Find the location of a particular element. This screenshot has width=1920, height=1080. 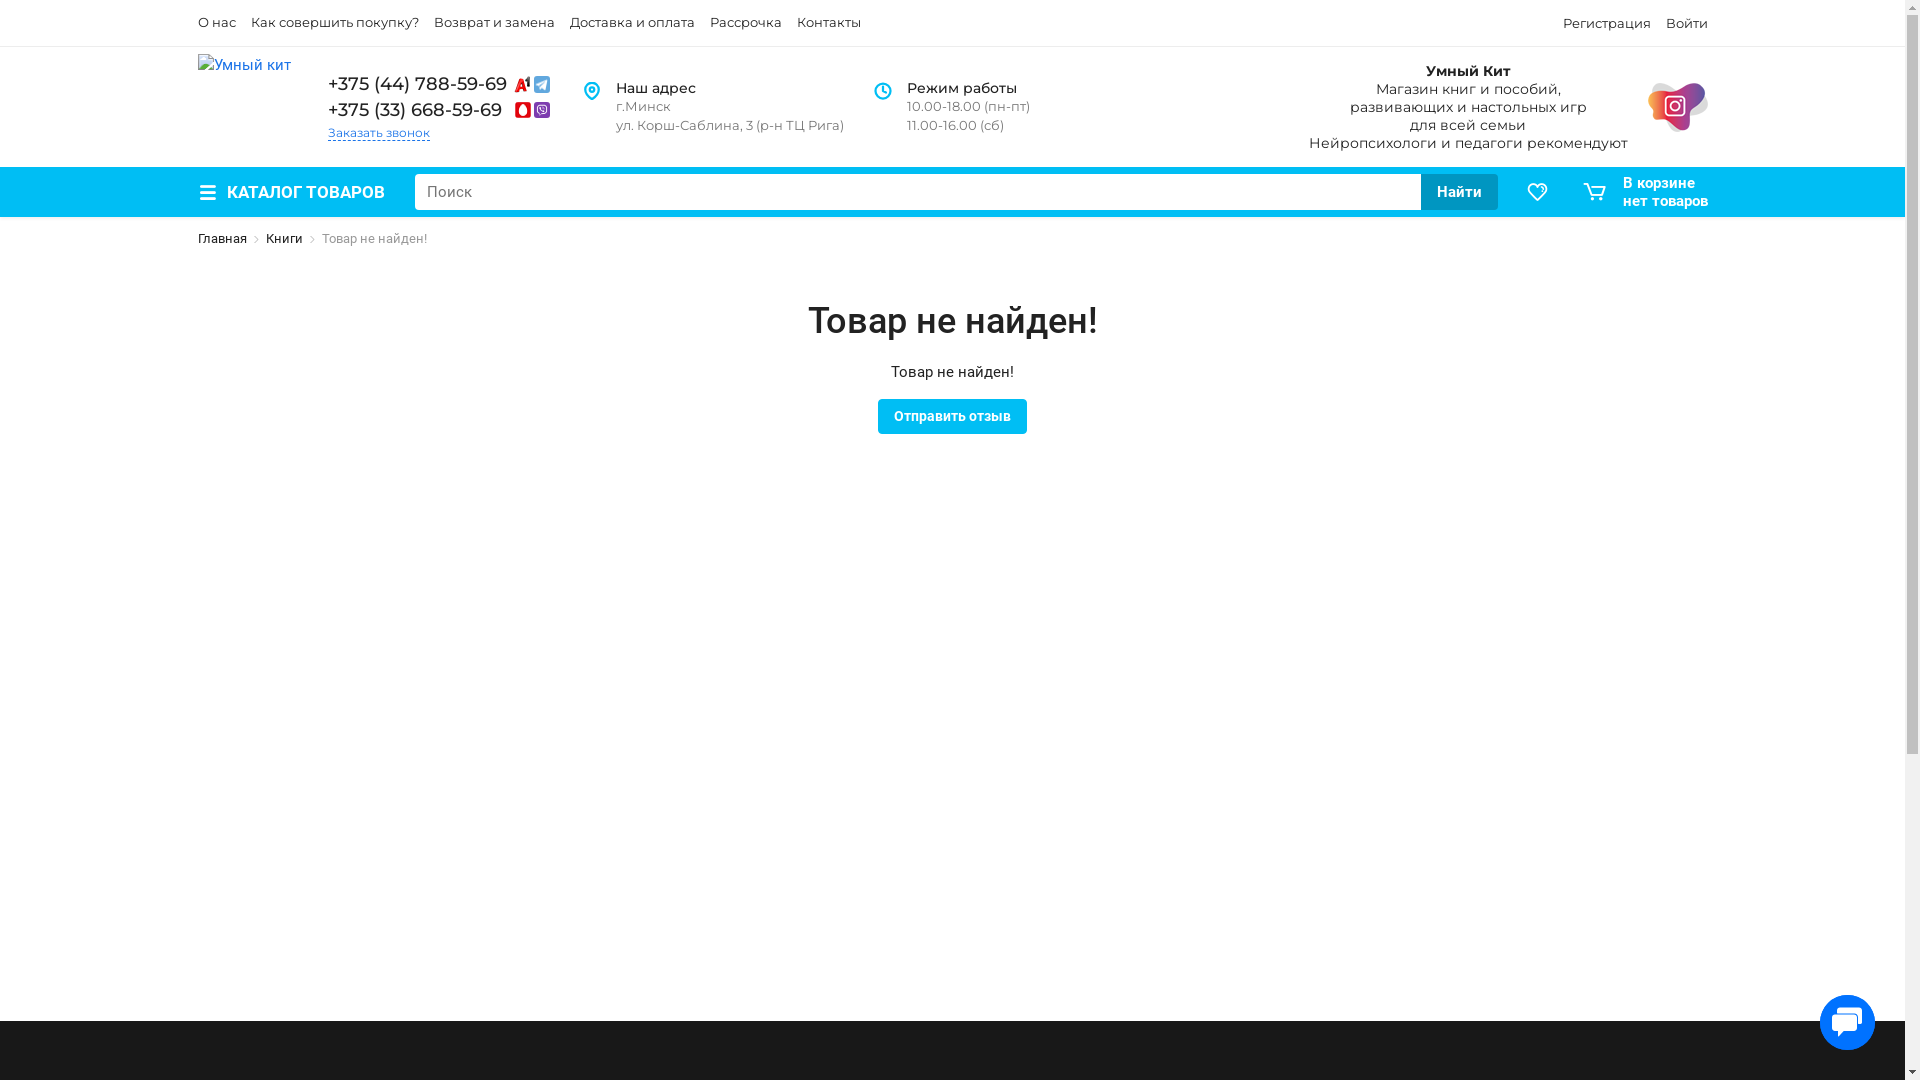

'+375 (44) 788-59-69' is located at coordinates (439, 83).